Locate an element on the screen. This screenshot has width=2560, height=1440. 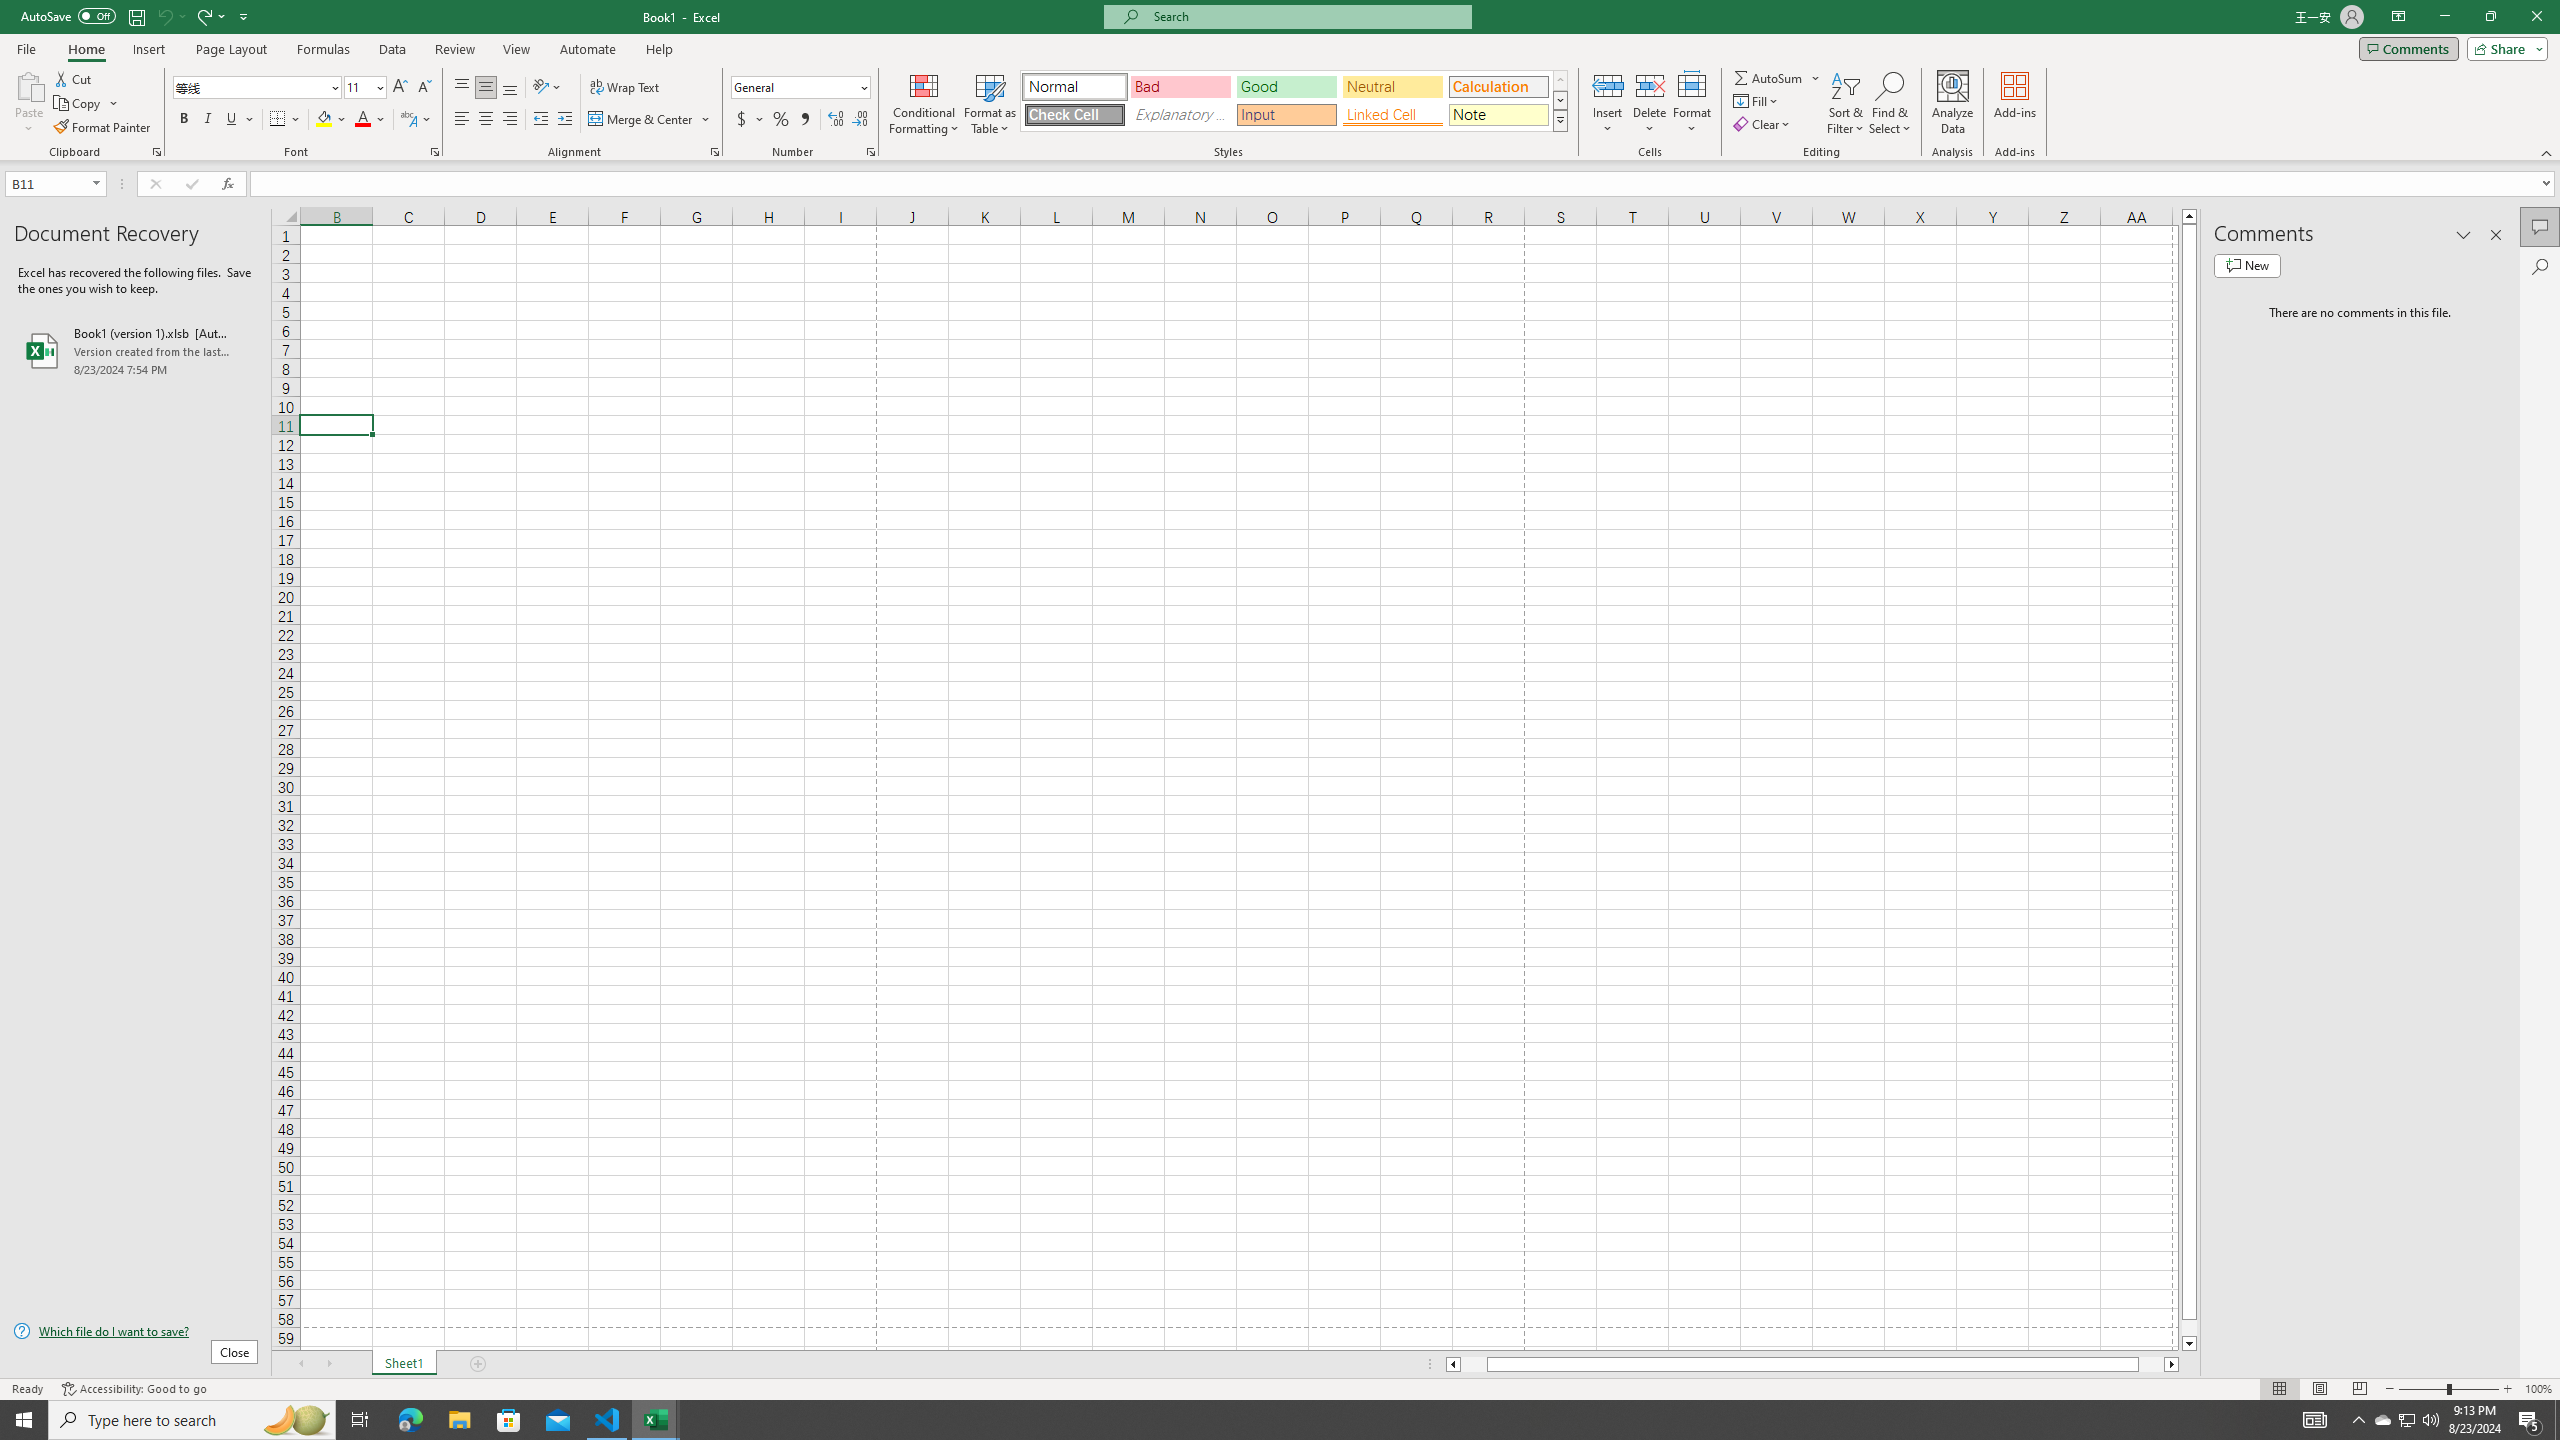
'Show Phonetic Field' is located at coordinates (407, 118).